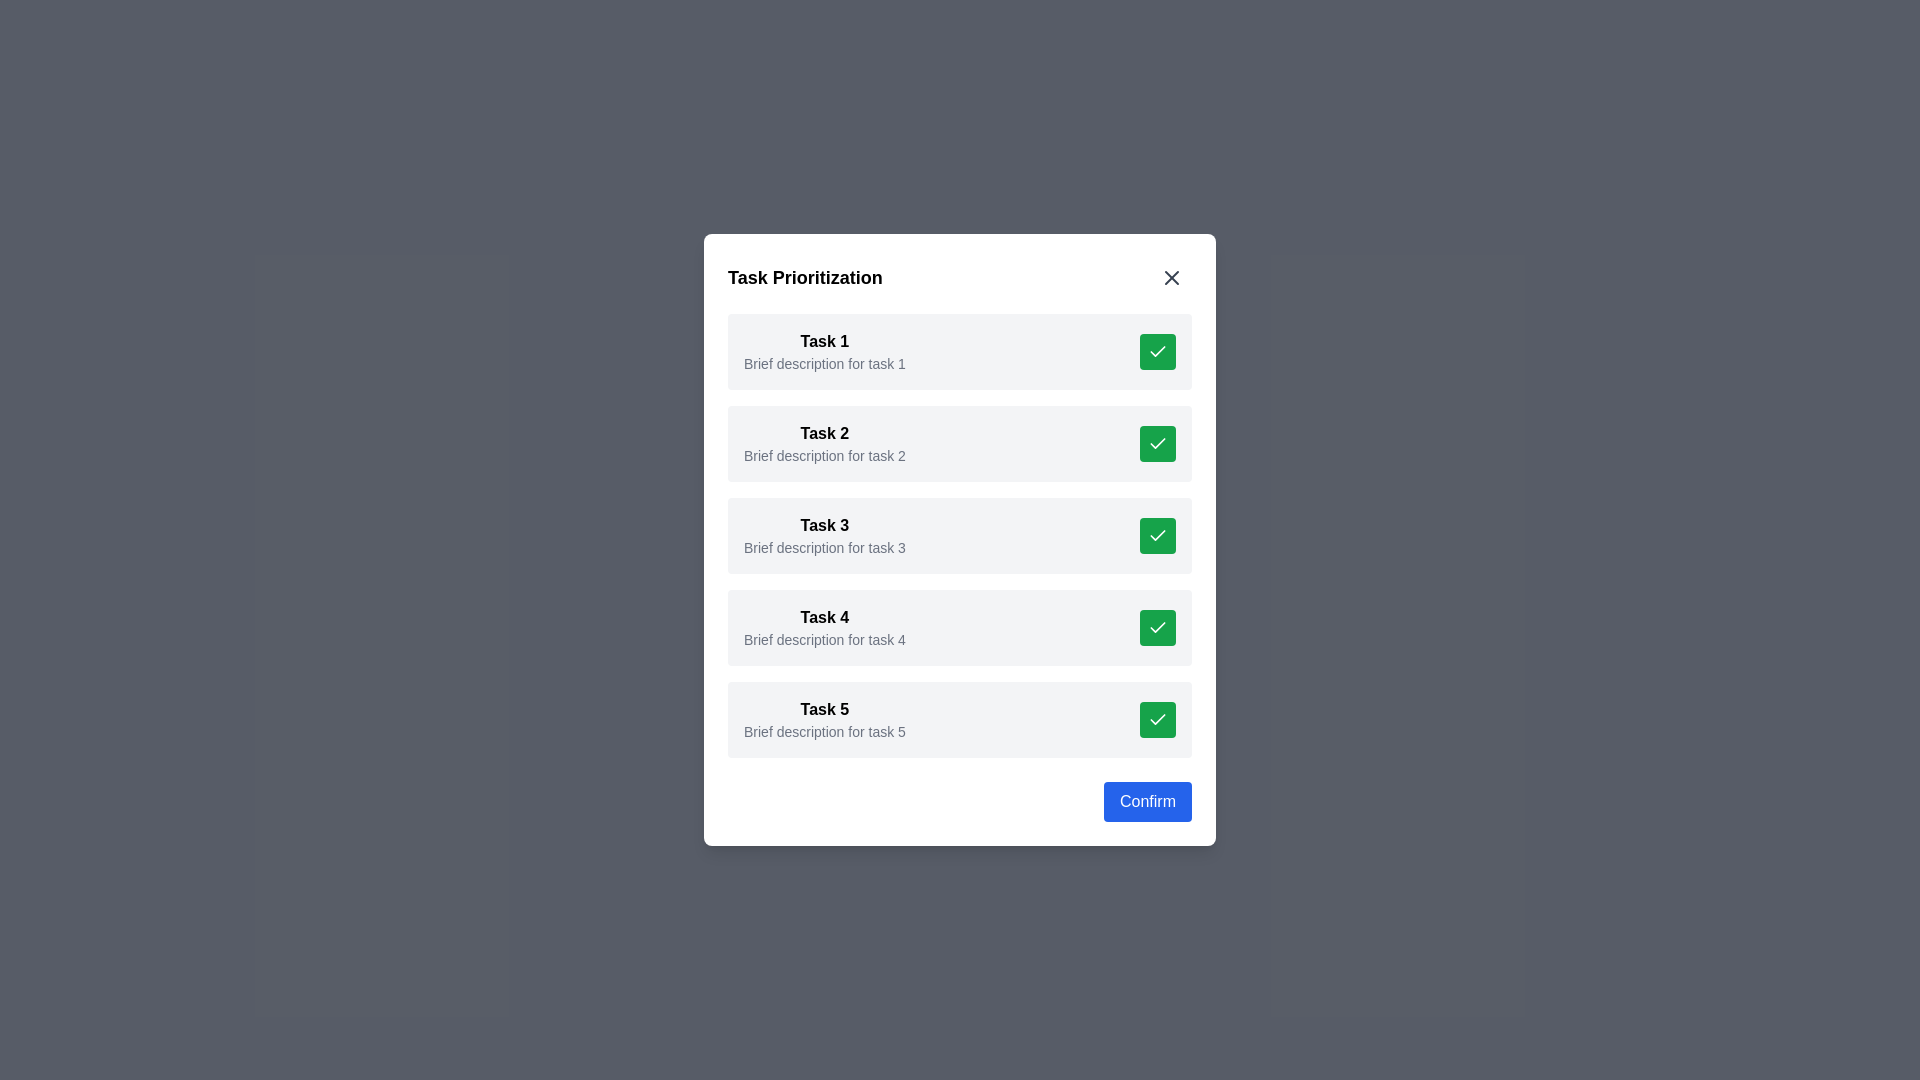  What do you see at coordinates (1157, 350) in the screenshot?
I see `the green checkmark icon with a white checkmark symbol, which indicates the completed status of 'Task 1'` at bounding box center [1157, 350].